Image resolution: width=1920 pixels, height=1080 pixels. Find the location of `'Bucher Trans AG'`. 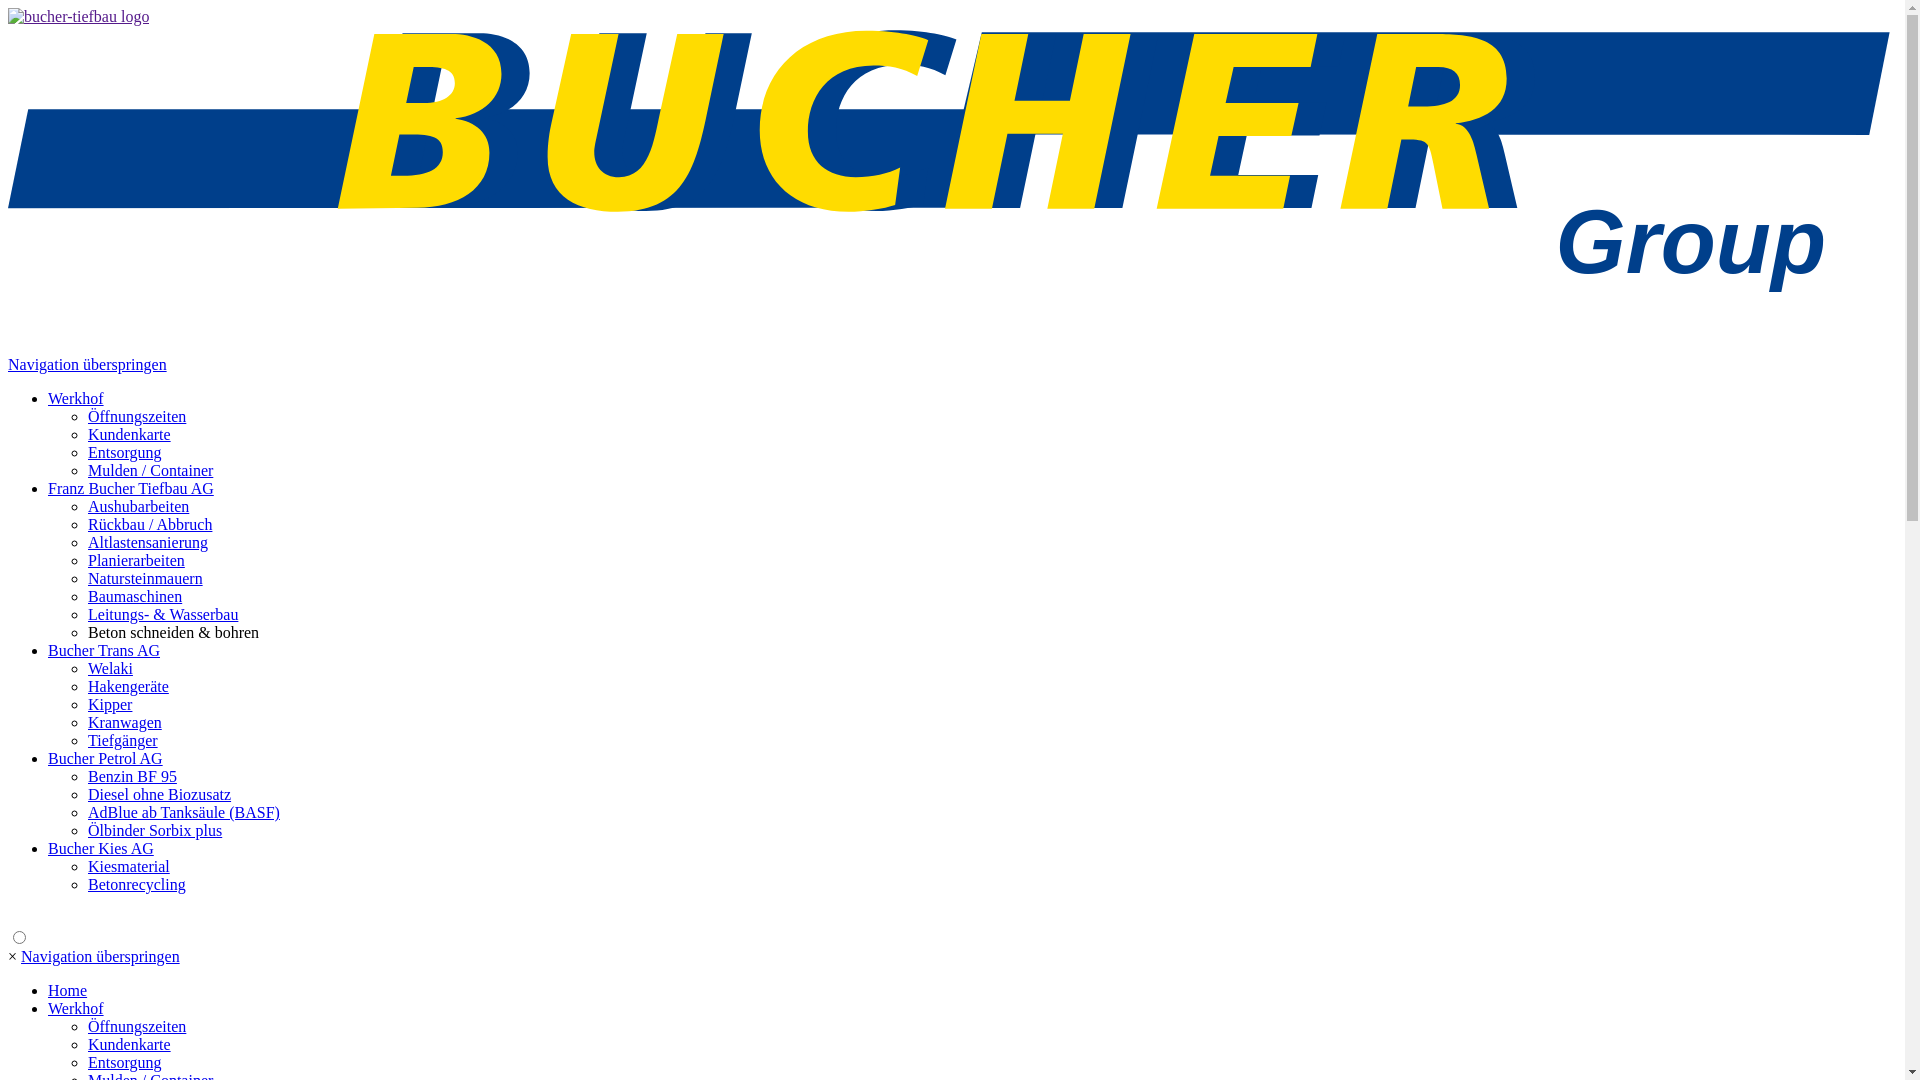

'Bucher Trans AG' is located at coordinates (103, 650).